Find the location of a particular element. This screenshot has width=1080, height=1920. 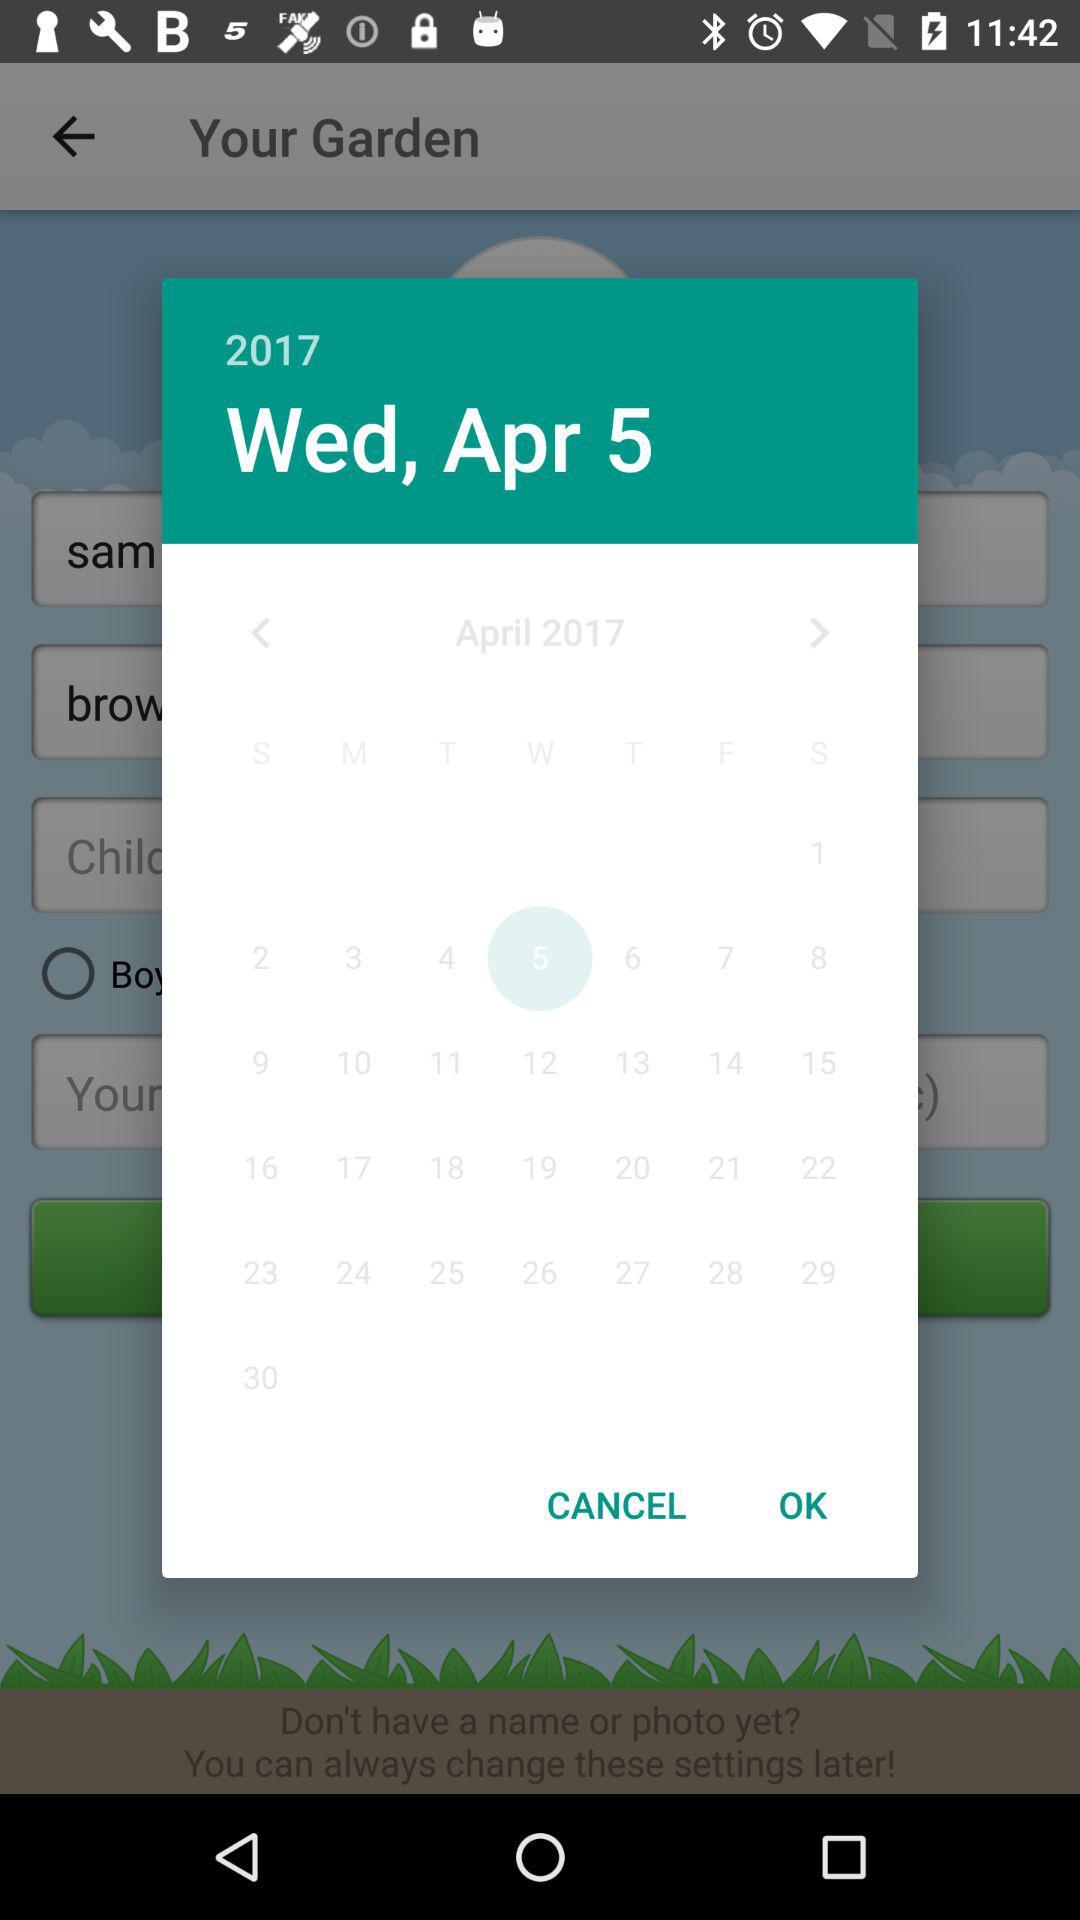

item below the 2017 icon is located at coordinates (818, 632).